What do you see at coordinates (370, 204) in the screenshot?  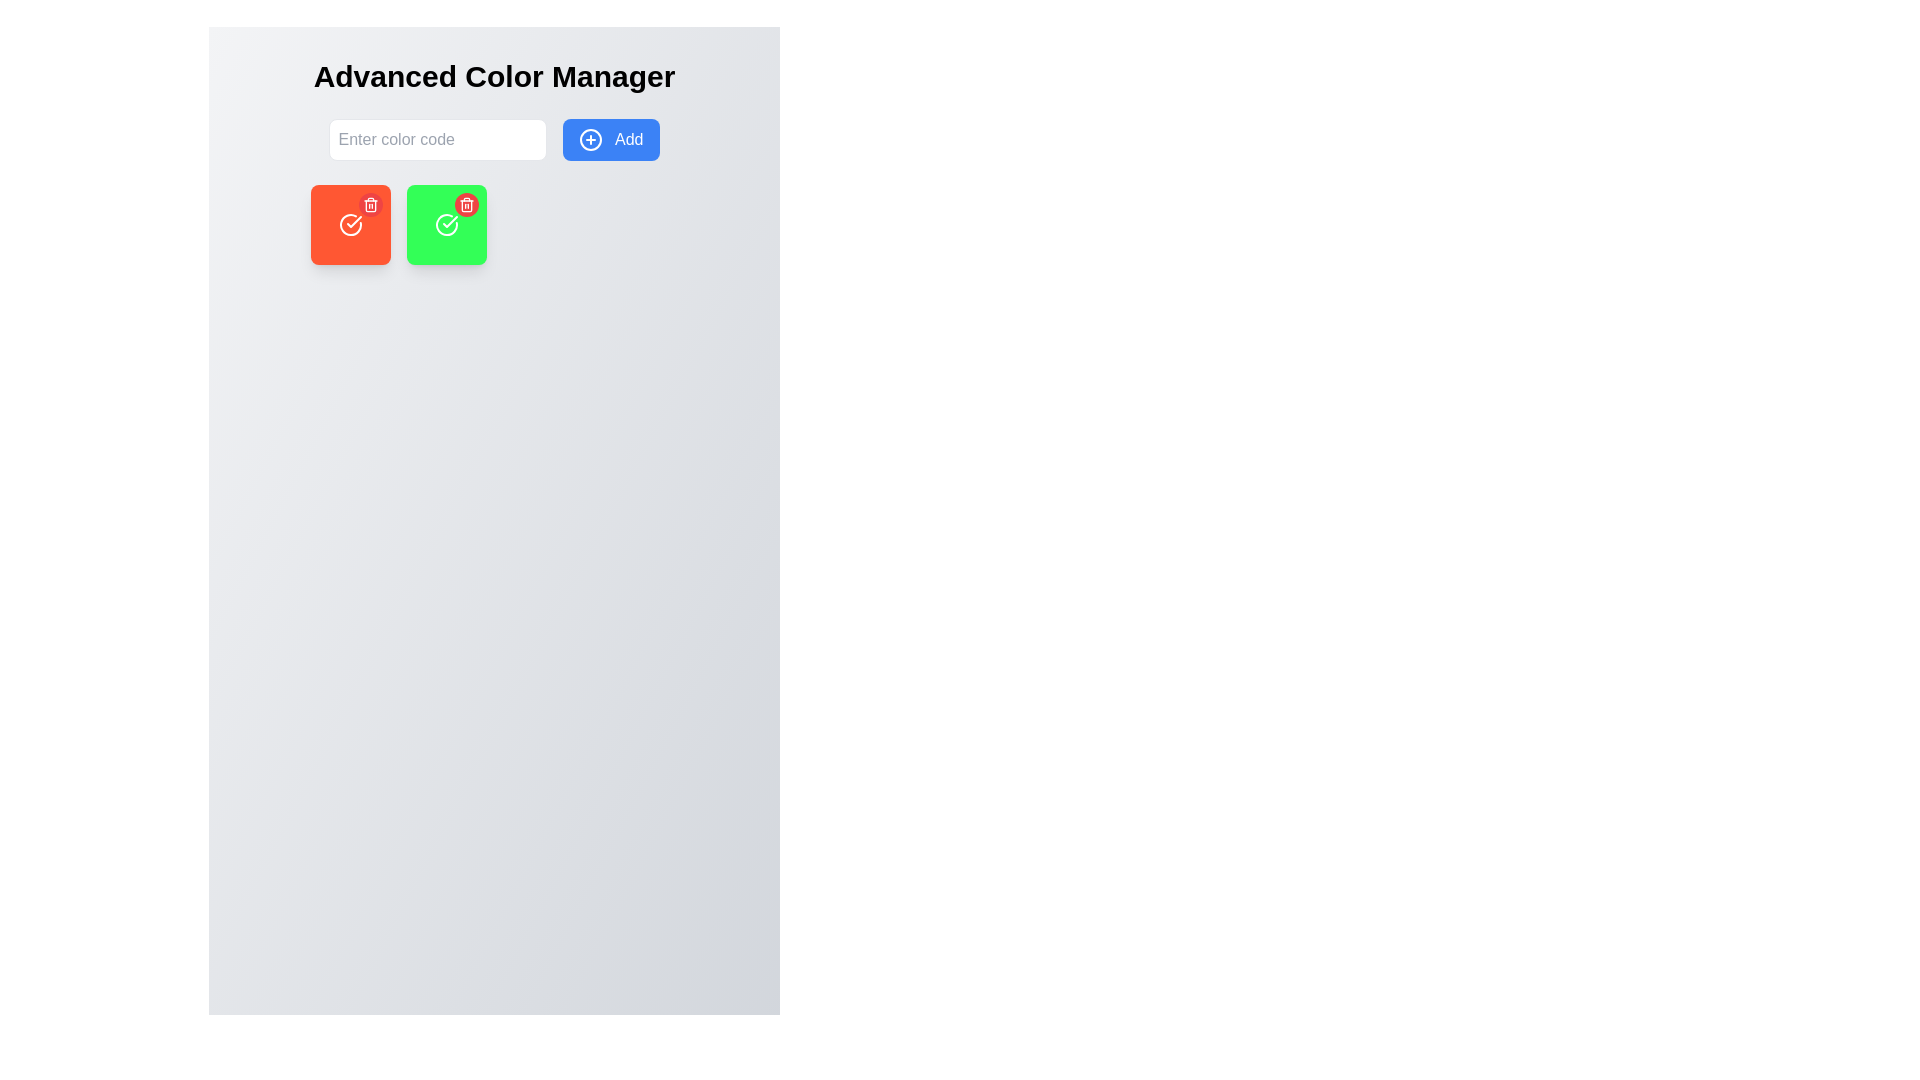 I see `the 'Delete' button located in the upper-right corner of the red square card` at bounding box center [370, 204].